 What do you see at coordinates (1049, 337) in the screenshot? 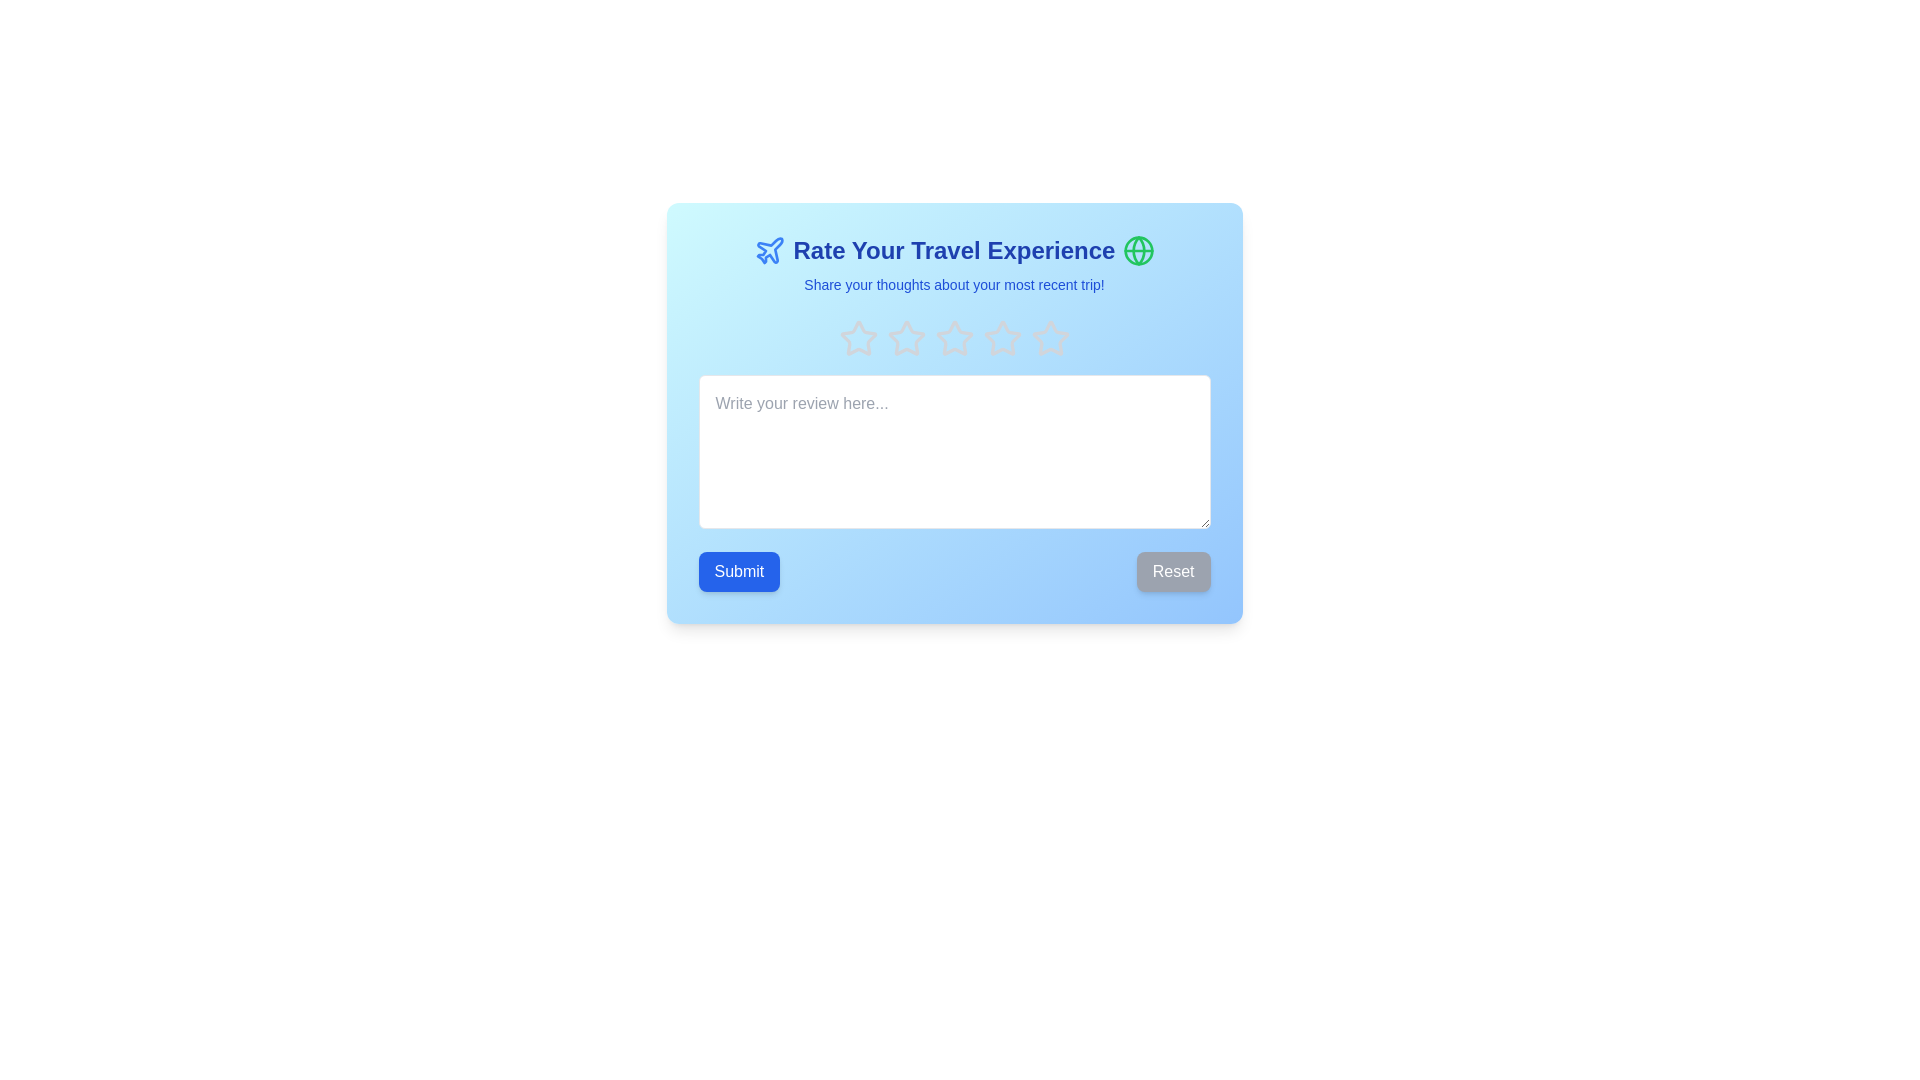
I see `the fourth star-shaped icon in the row under the headline 'Rate Your Travel Experience' for accessibility tools` at bounding box center [1049, 337].